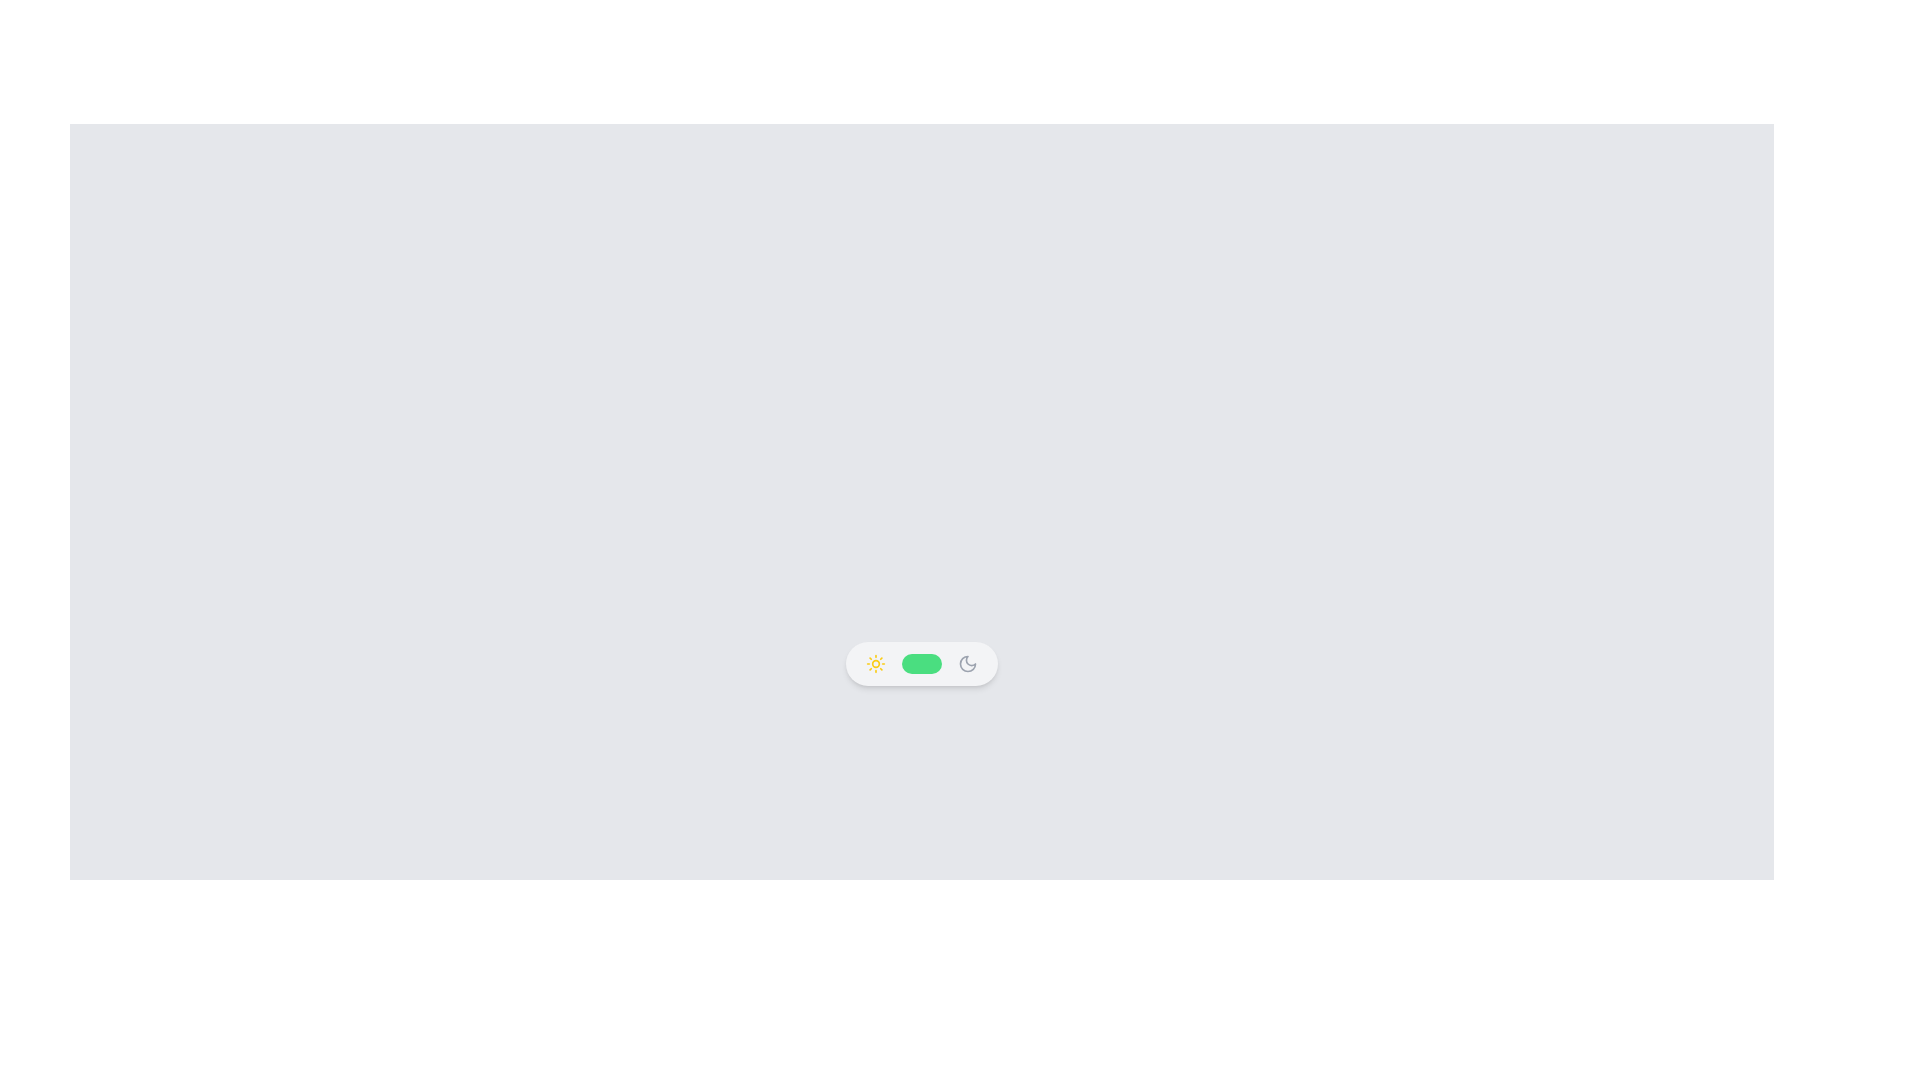 The image size is (1920, 1080). Describe the element at coordinates (968, 663) in the screenshot. I see `the night mode icon located in the left segment of the toggle control at the bottom center of the interface` at that location.